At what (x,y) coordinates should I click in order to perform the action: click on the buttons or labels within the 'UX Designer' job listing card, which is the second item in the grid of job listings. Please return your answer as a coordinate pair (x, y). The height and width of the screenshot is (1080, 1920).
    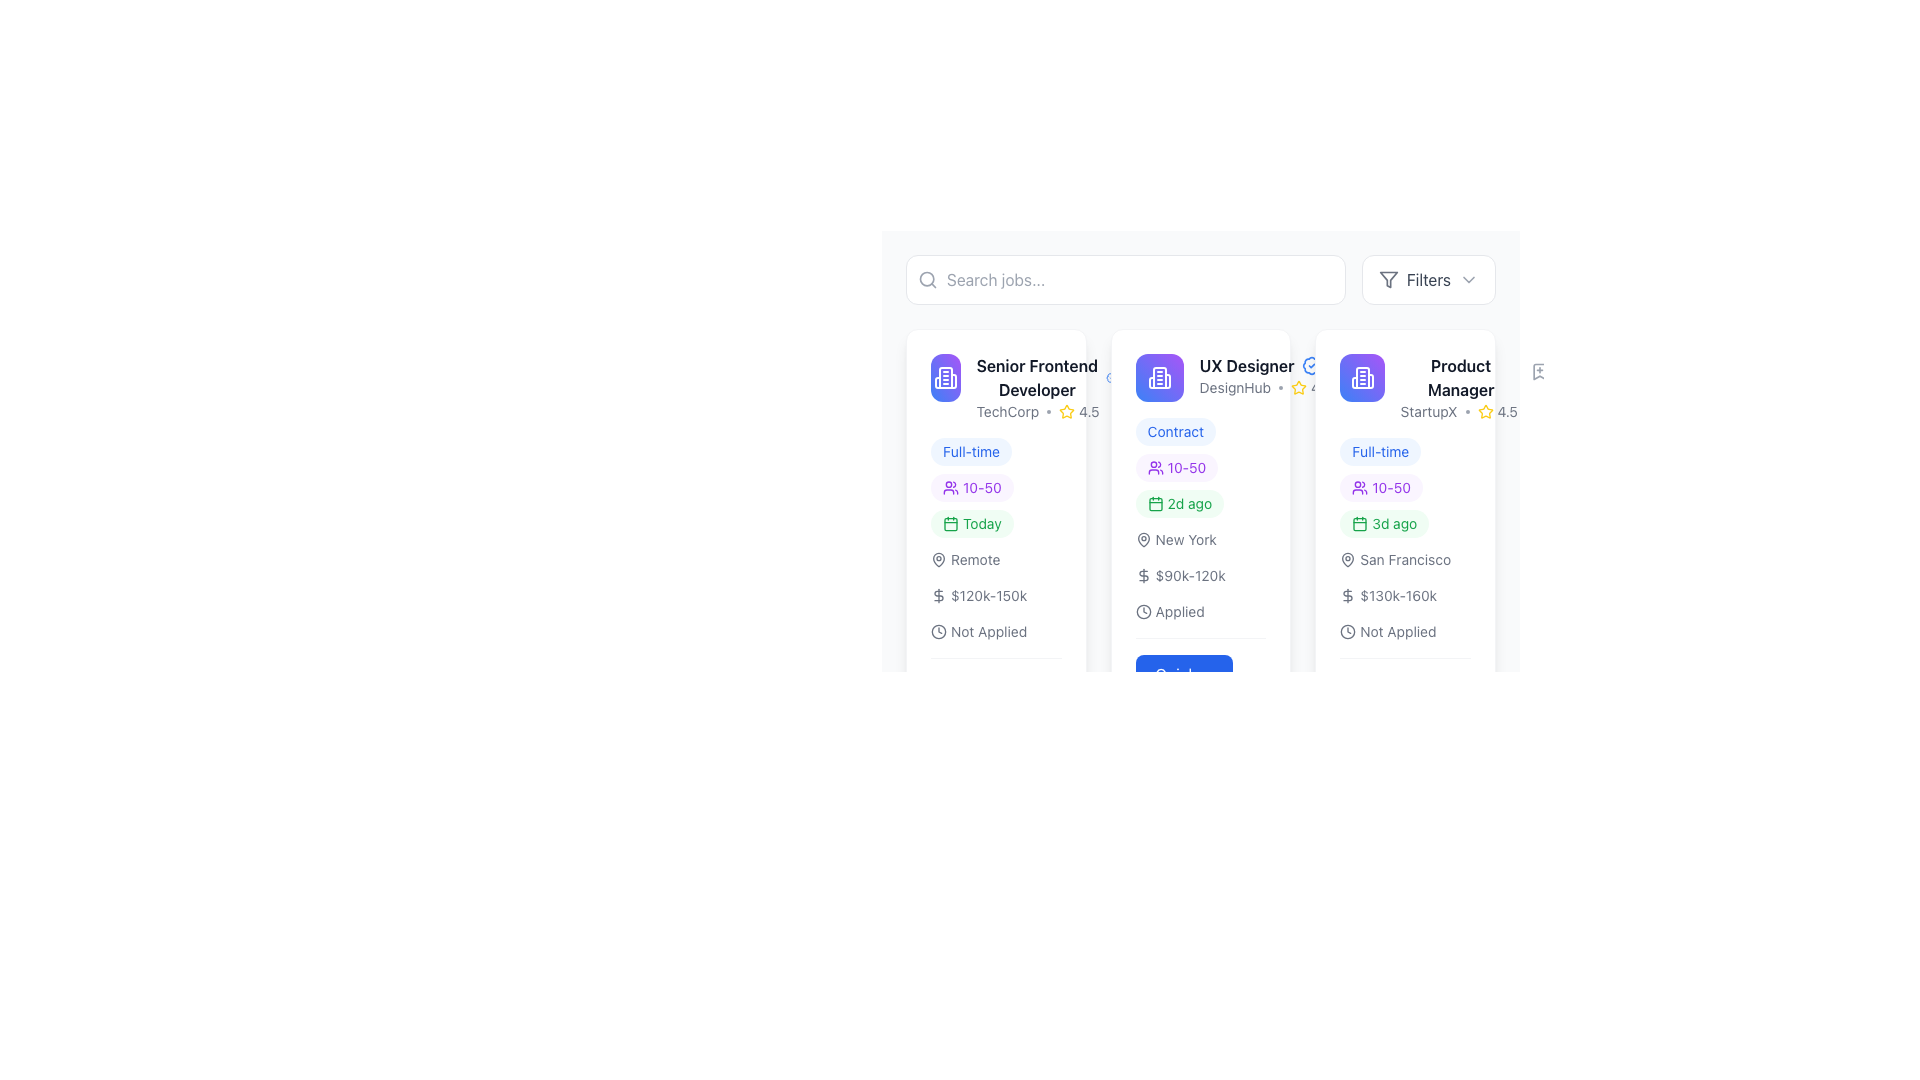
    Looking at the image, I should click on (1200, 546).